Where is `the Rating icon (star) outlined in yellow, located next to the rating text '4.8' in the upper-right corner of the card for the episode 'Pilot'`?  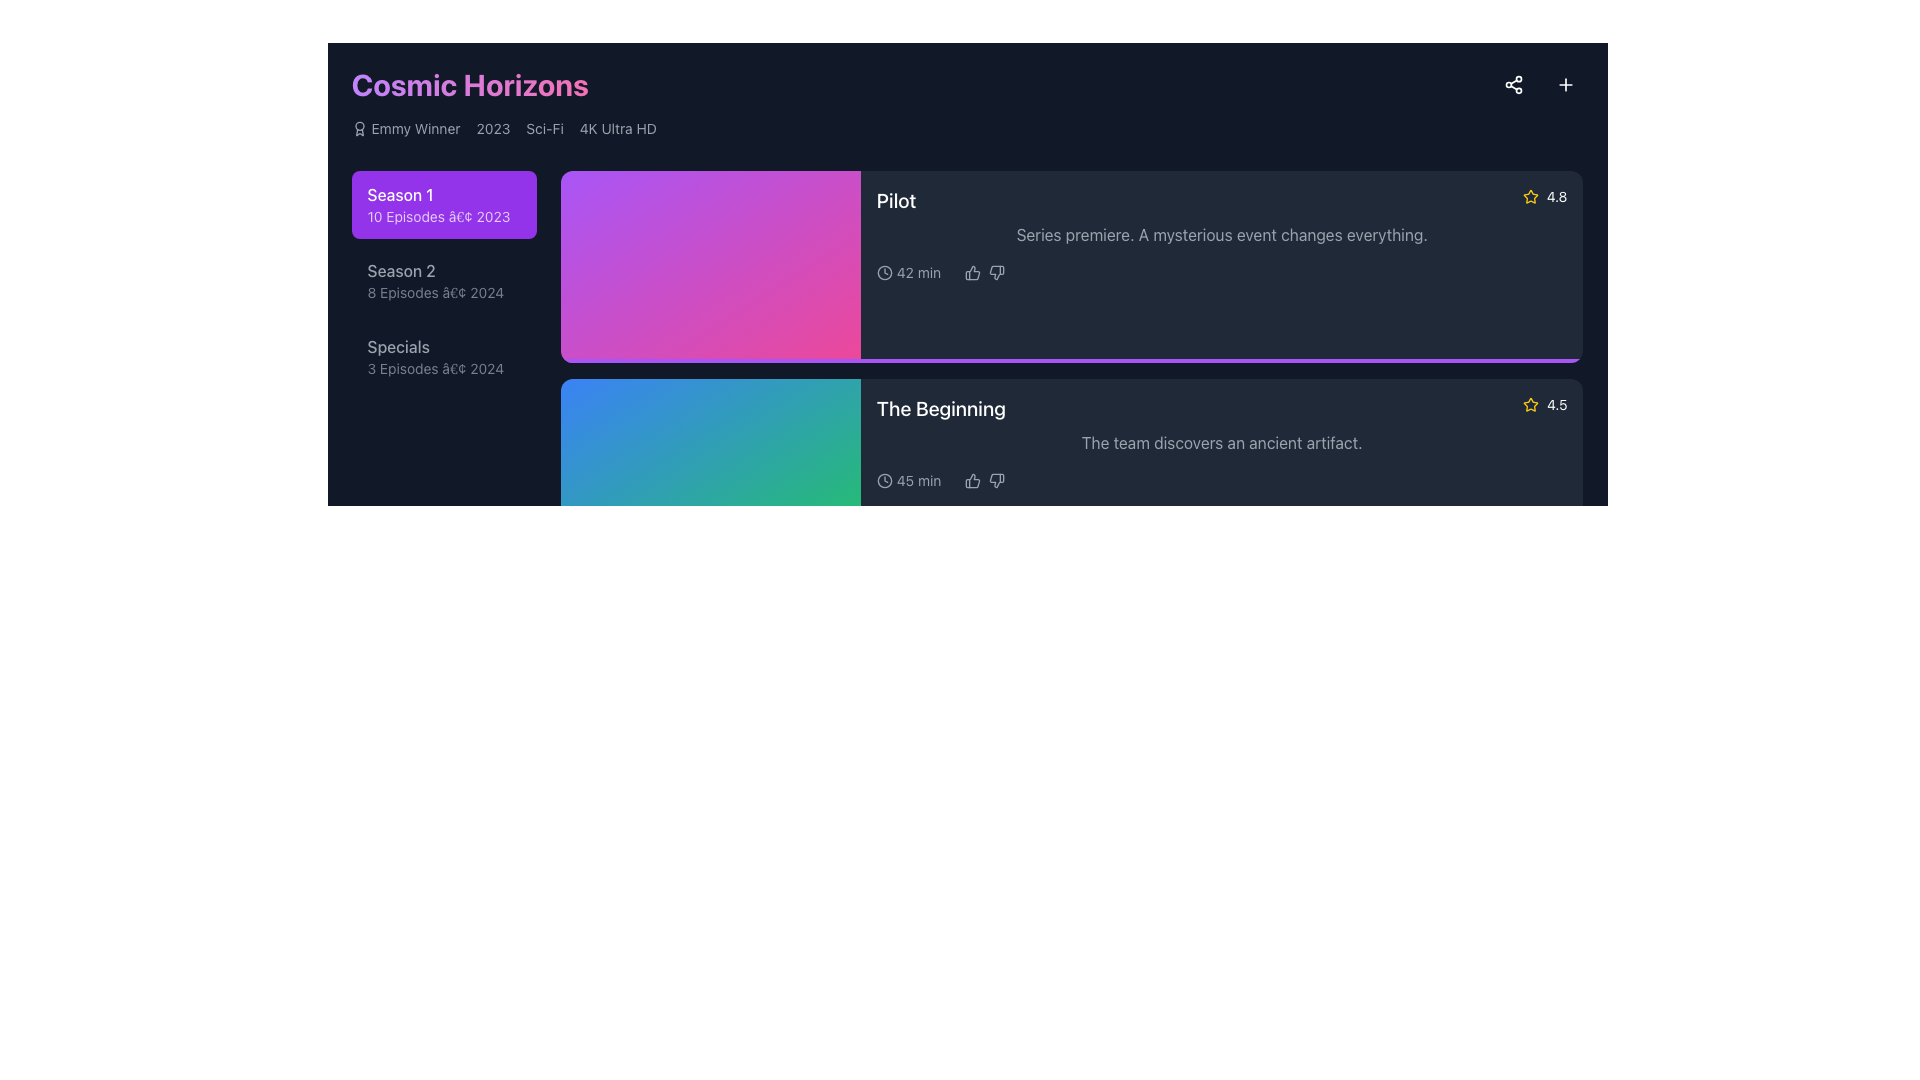
the Rating icon (star) outlined in yellow, located next to the rating text '4.8' in the upper-right corner of the card for the episode 'Pilot' is located at coordinates (1529, 196).